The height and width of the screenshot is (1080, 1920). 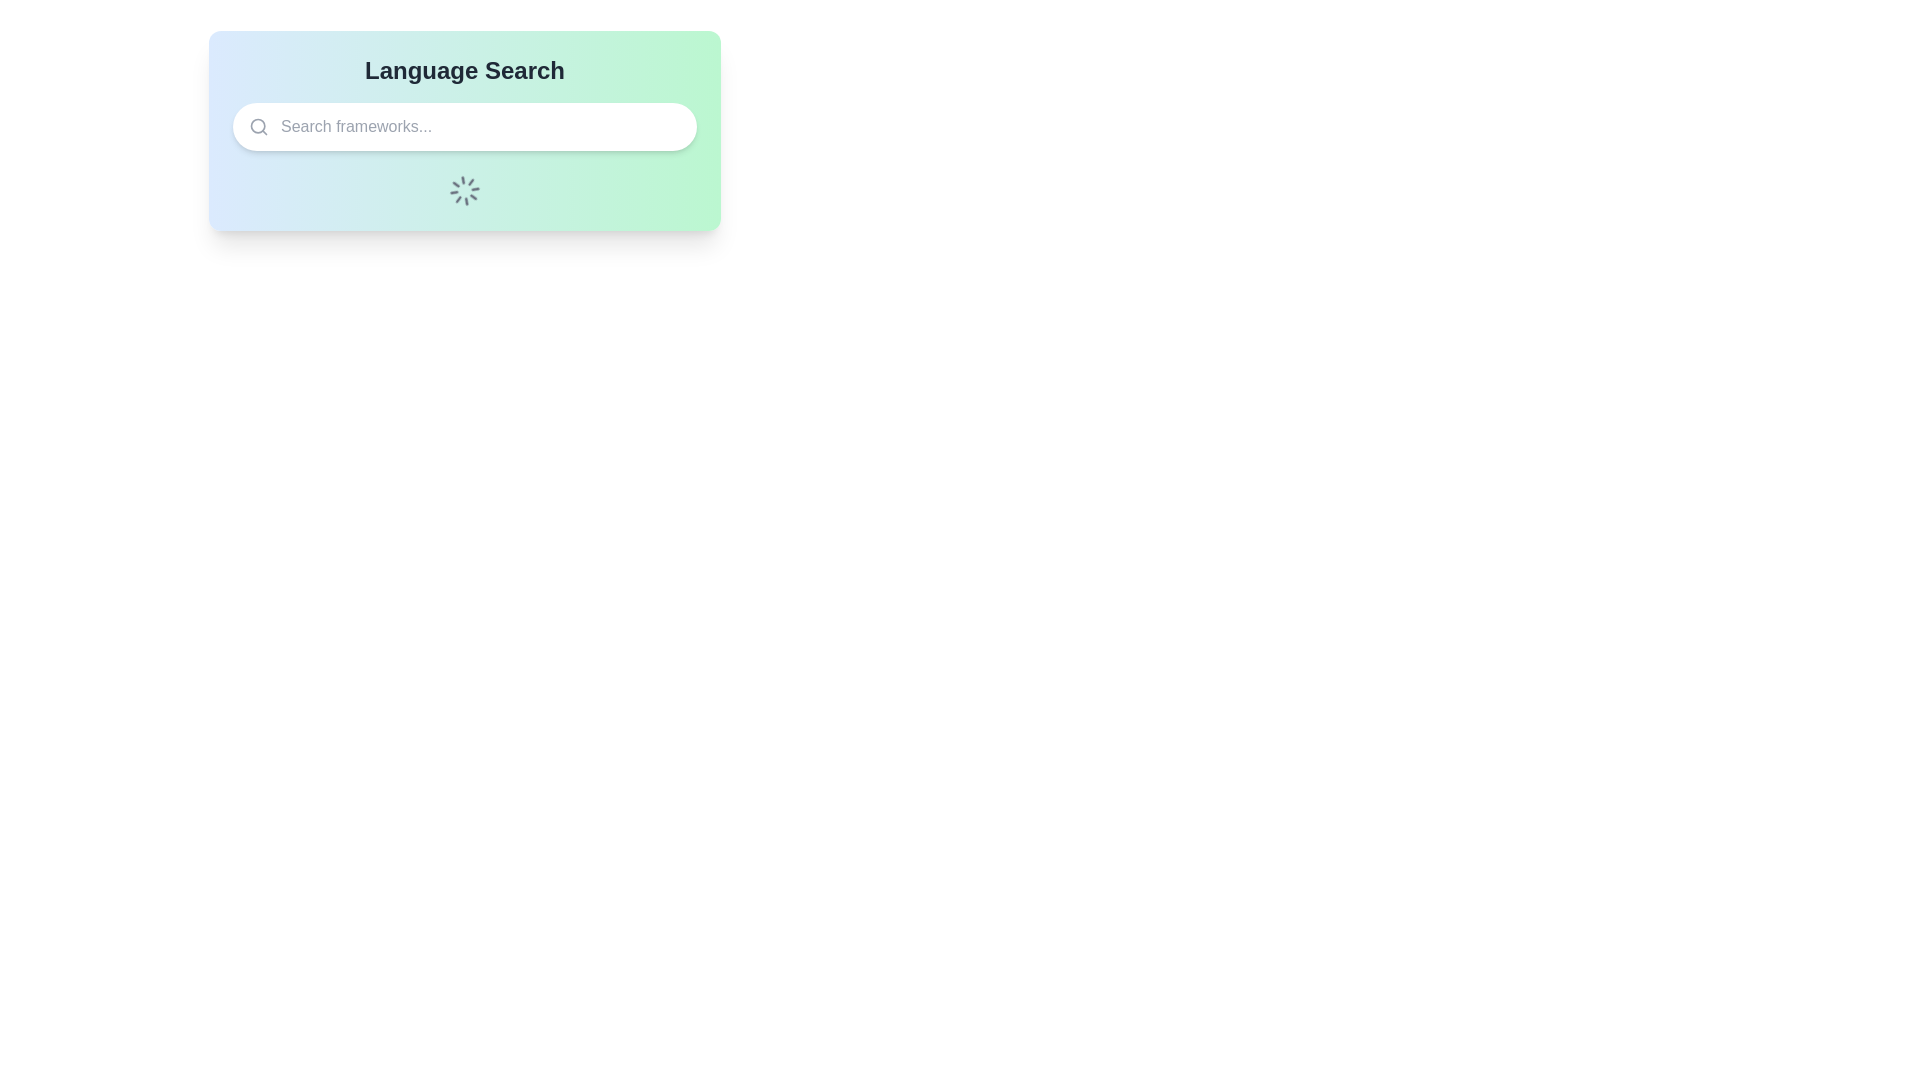 I want to click on the spinning gray loader icon that indicates a process in progress, located in the 'Language Search' card beneath the search bar, so click(x=464, y=191).